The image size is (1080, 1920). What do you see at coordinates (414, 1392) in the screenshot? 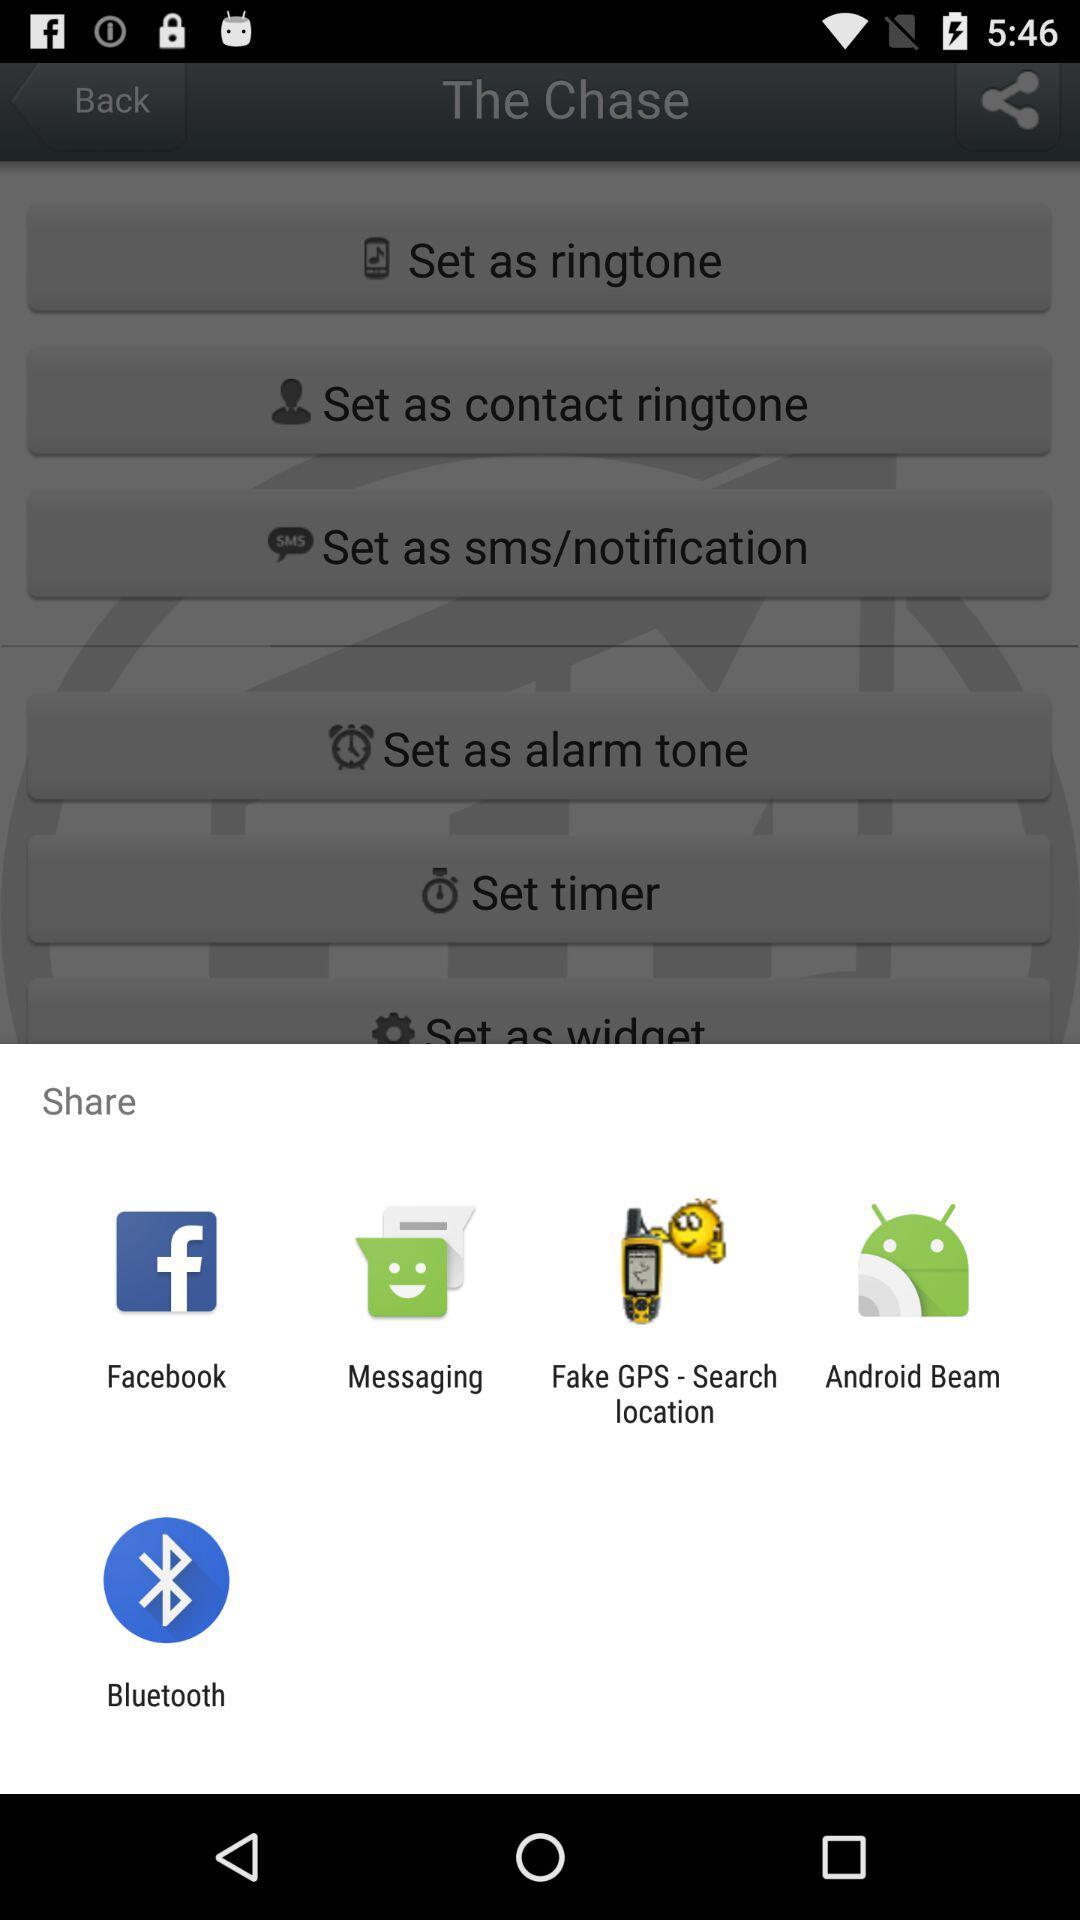
I see `messaging app` at bounding box center [414, 1392].